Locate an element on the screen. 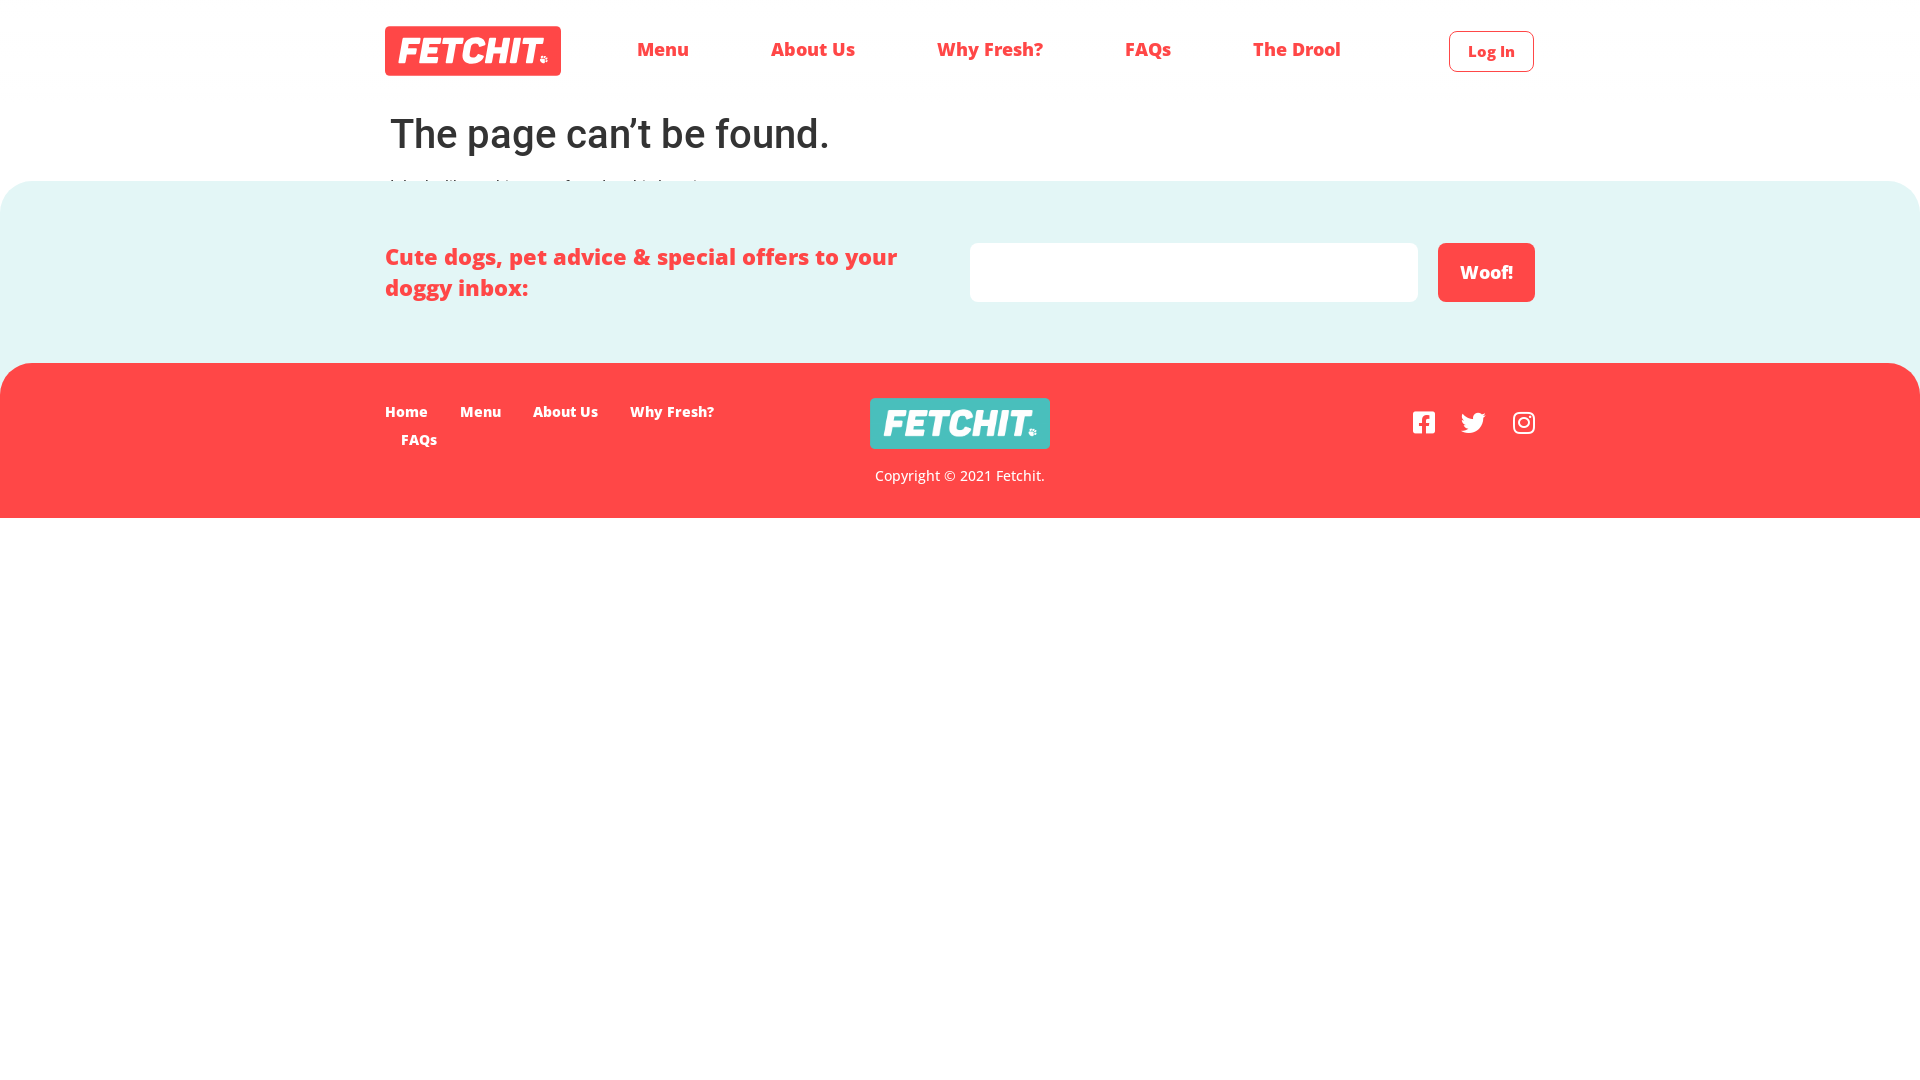  'About Us' is located at coordinates (812, 48).